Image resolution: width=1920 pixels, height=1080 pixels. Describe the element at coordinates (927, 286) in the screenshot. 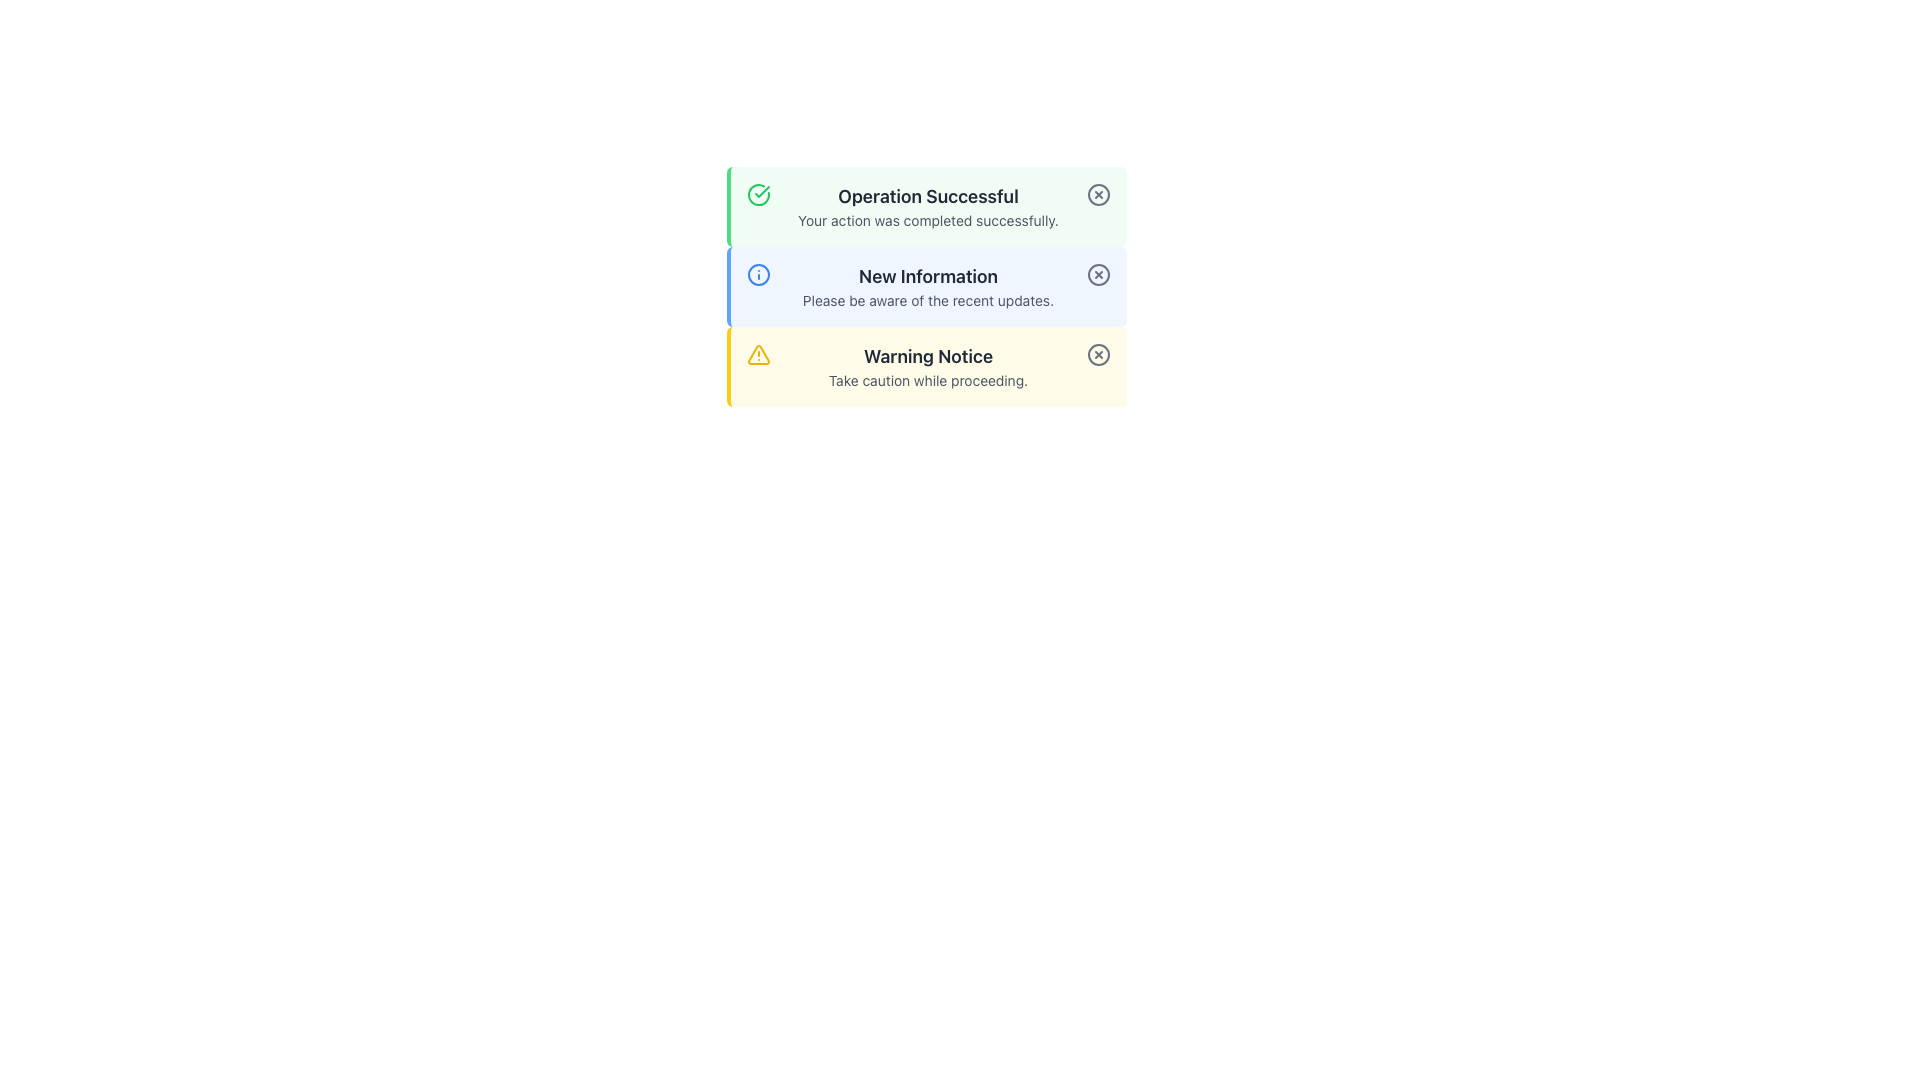

I see `the primary text block element located in the blue-colored section, which provides notifications and updates to the user` at that location.